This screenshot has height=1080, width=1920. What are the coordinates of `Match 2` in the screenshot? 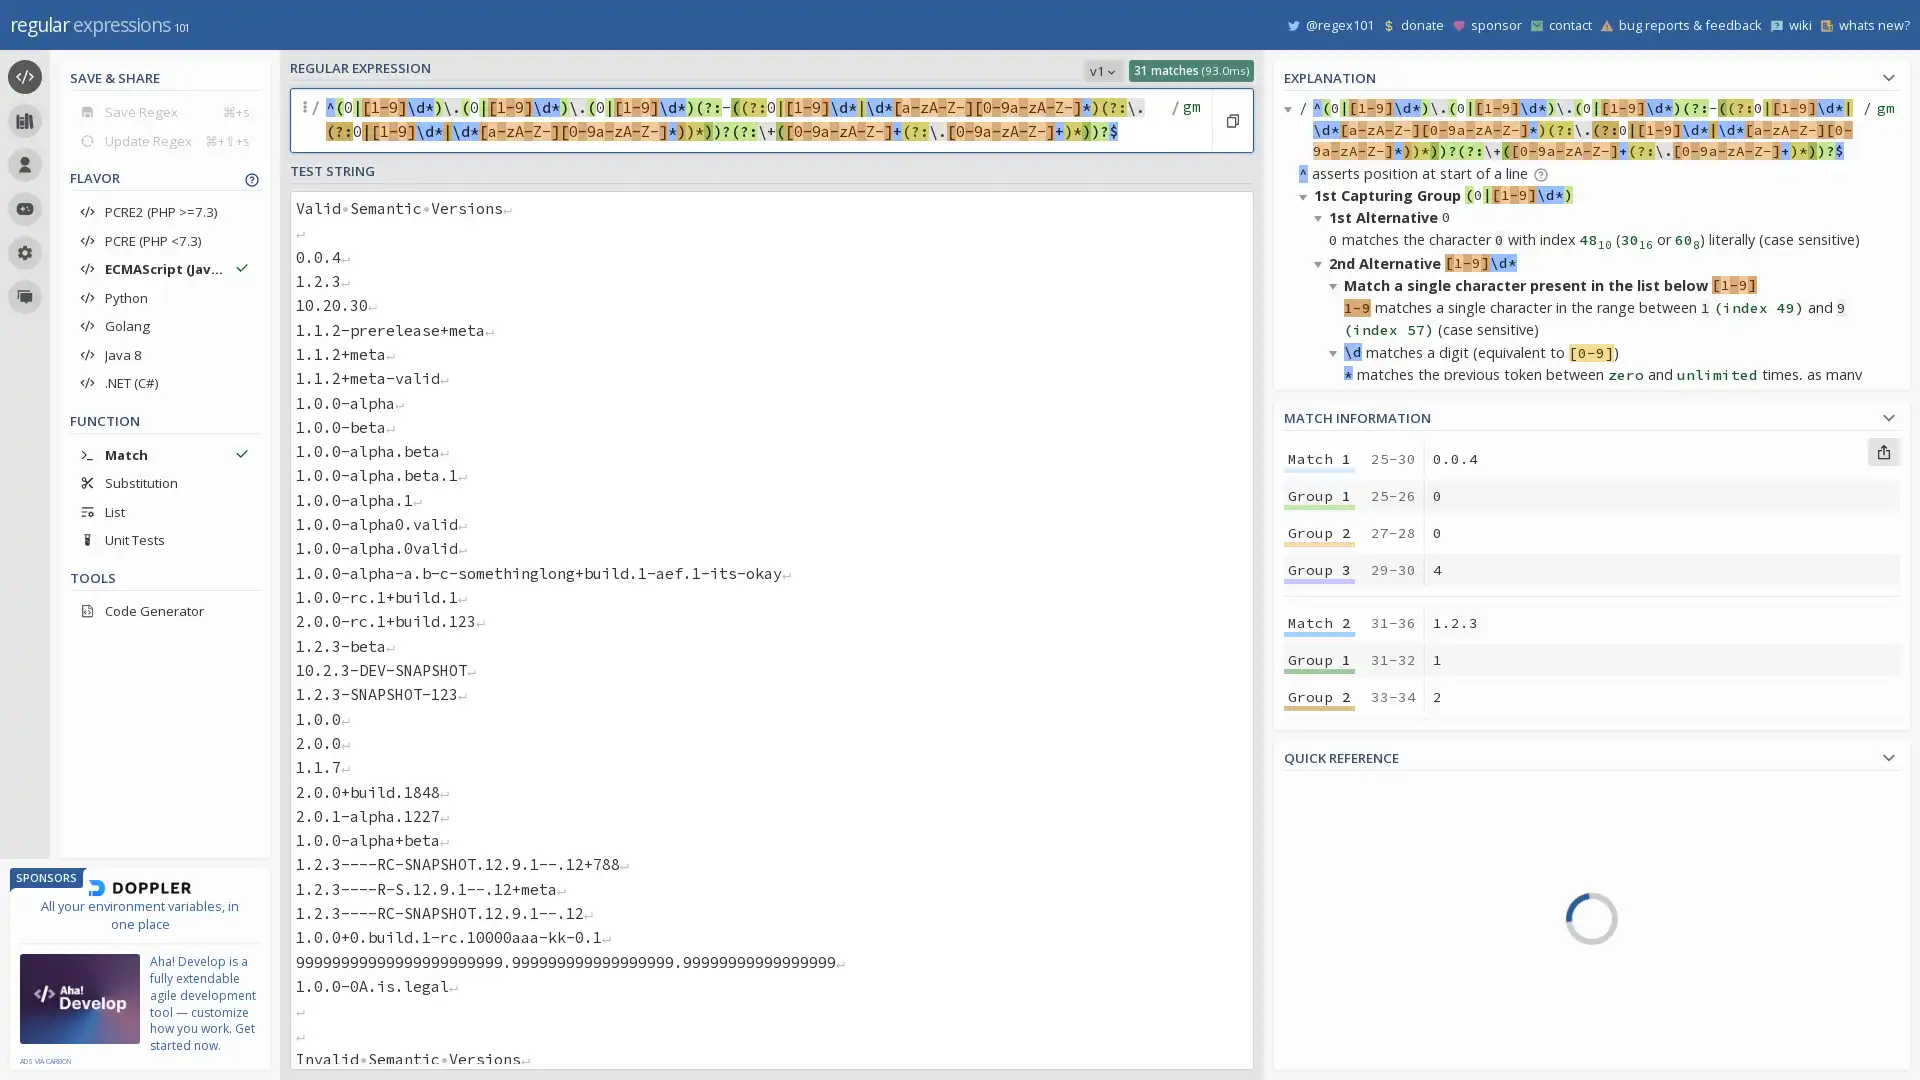 It's located at (1319, 622).